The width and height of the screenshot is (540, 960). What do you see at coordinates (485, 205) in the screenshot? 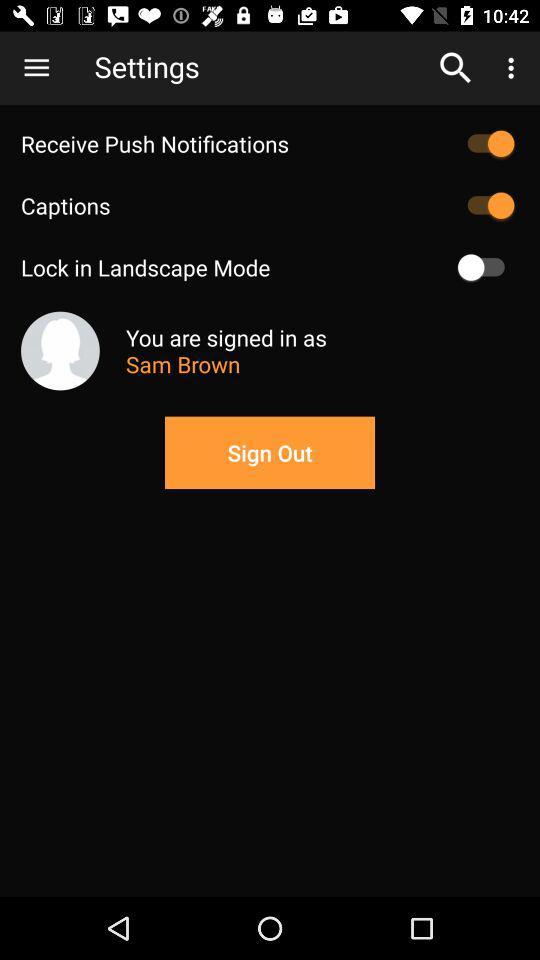
I see `turn on captions` at bounding box center [485, 205].